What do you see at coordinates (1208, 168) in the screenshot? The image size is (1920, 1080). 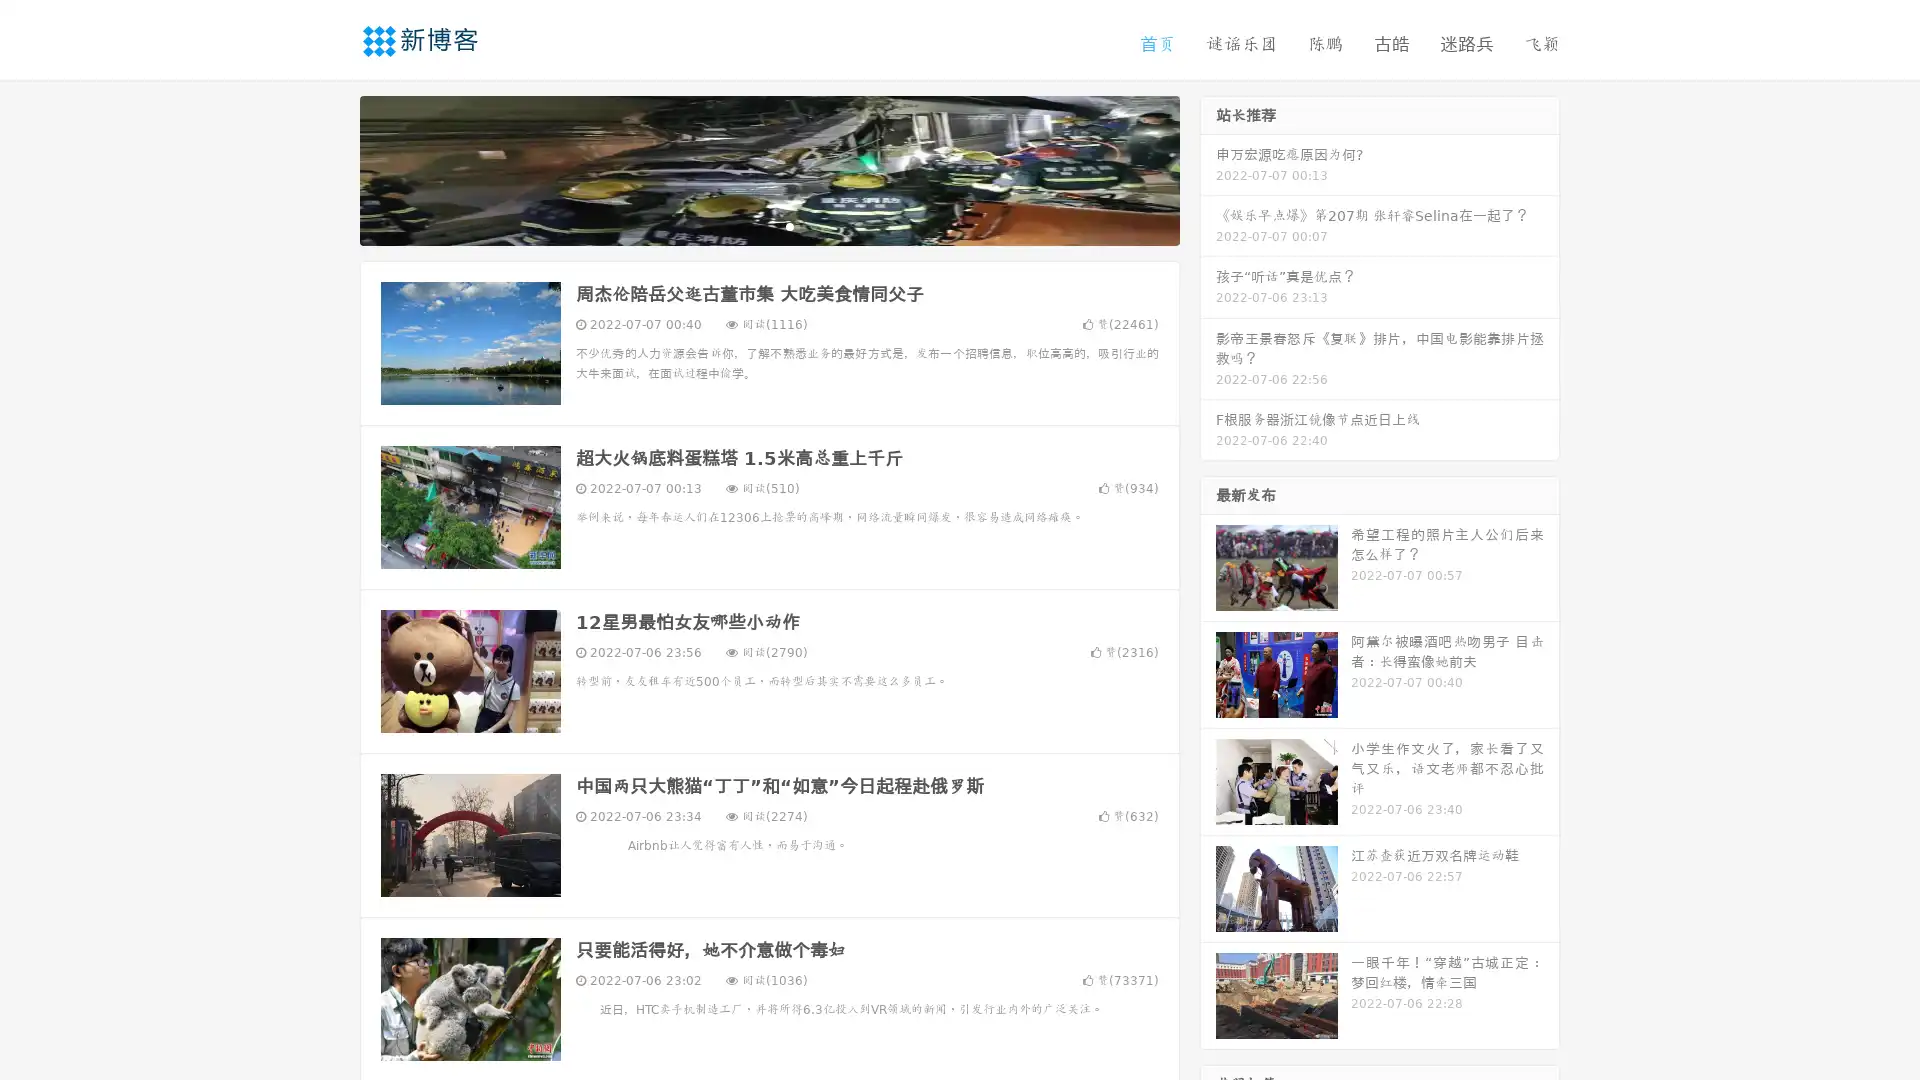 I see `Next slide` at bounding box center [1208, 168].